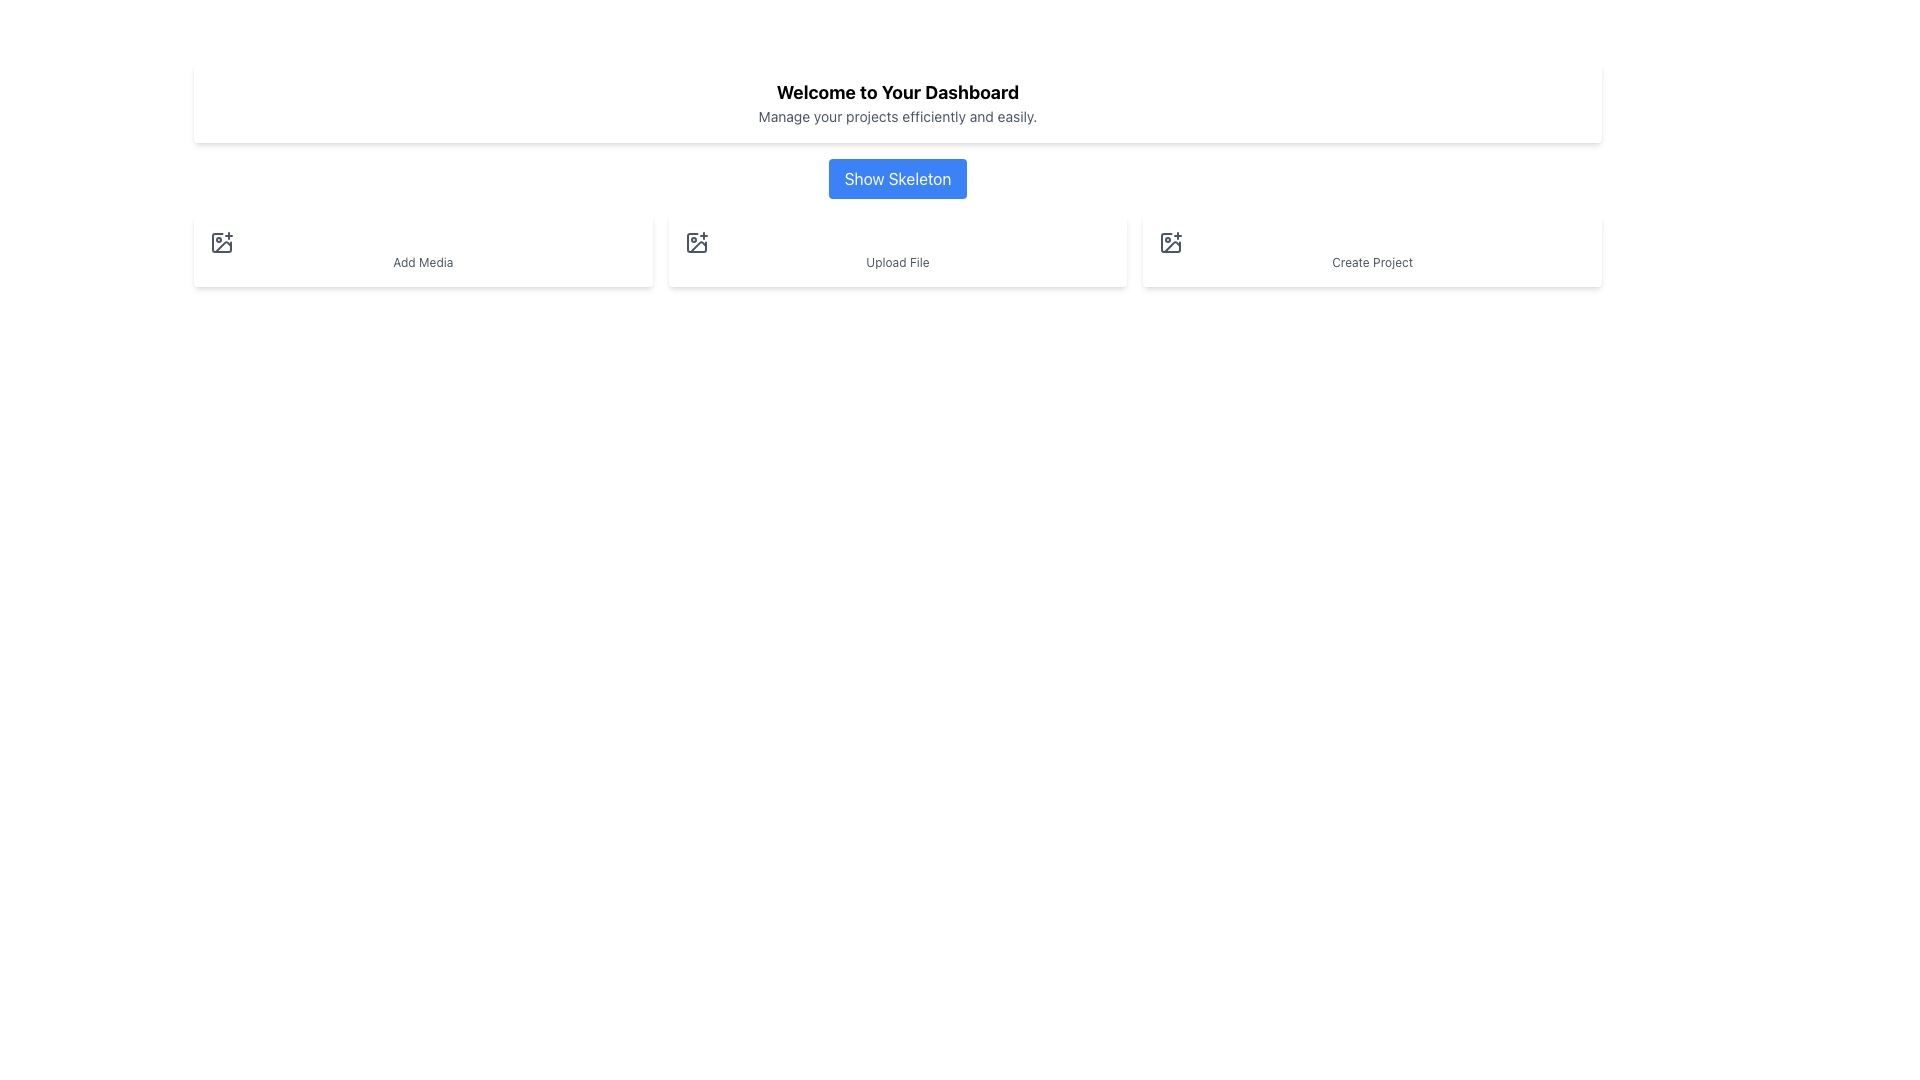 This screenshot has height=1080, width=1920. Describe the element at coordinates (896, 92) in the screenshot. I see `text content of the welcoming message Text Label positioned at the top of the dashboard interface` at that location.